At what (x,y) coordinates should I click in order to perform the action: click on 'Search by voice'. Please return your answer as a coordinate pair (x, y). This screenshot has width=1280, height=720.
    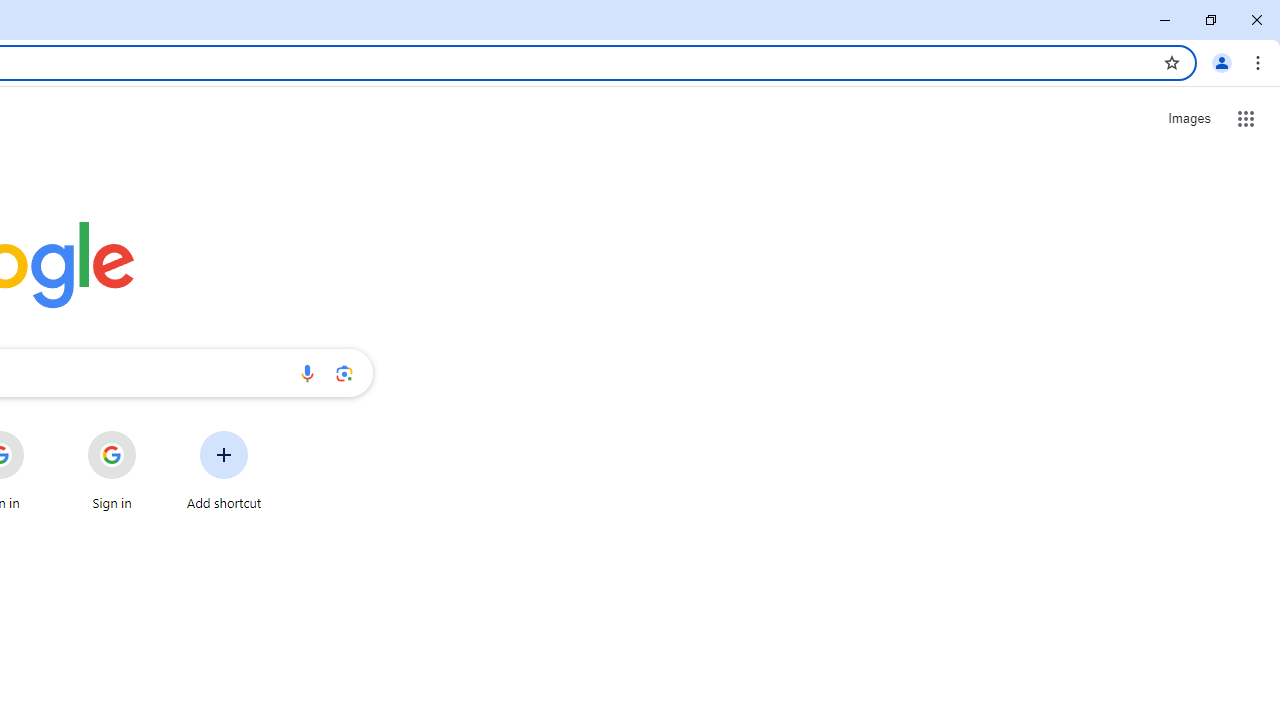
    Looking at the image, I should click on (306, 372).